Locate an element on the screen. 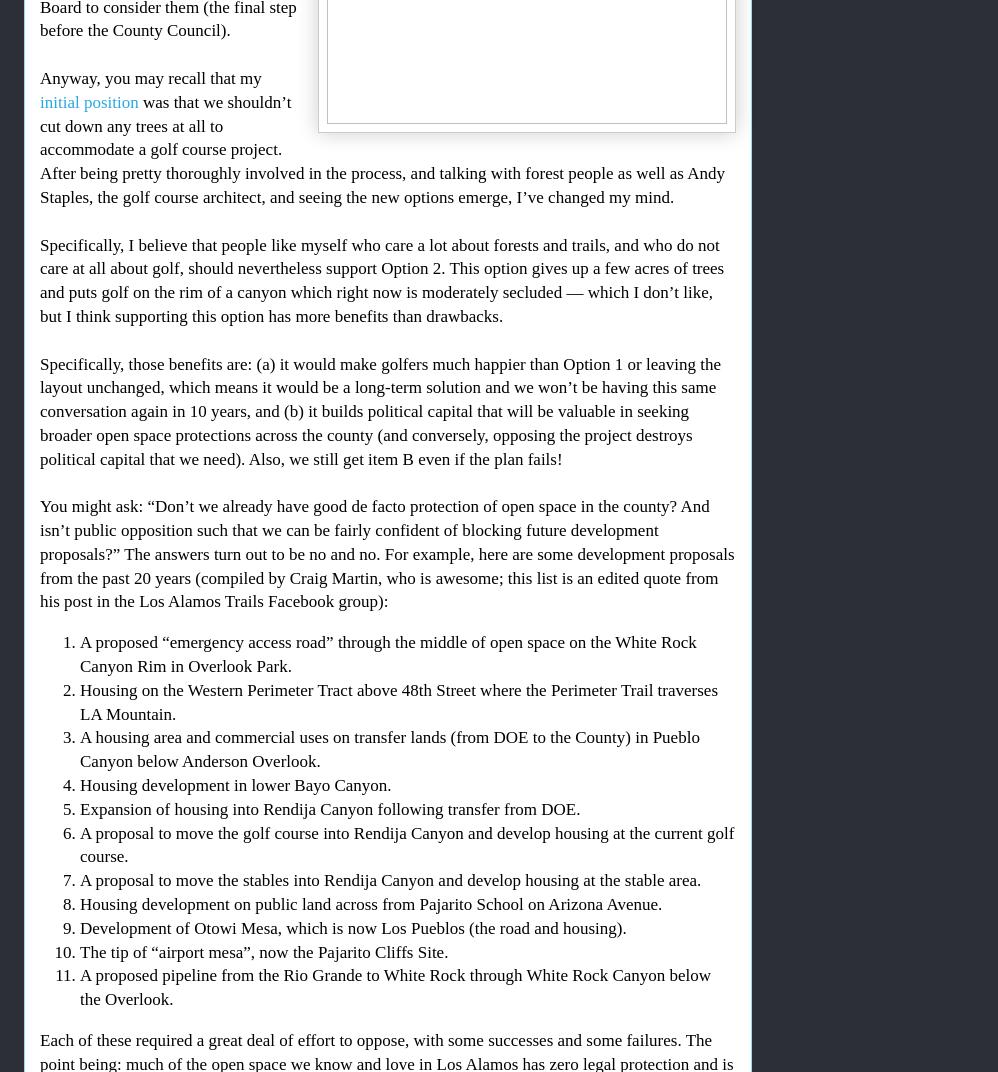  'Housing on the Western Perimeter Tract above 48th Street where the Perimeter Trail traverses LA Mountain.' is located at coordinates (398, 700).